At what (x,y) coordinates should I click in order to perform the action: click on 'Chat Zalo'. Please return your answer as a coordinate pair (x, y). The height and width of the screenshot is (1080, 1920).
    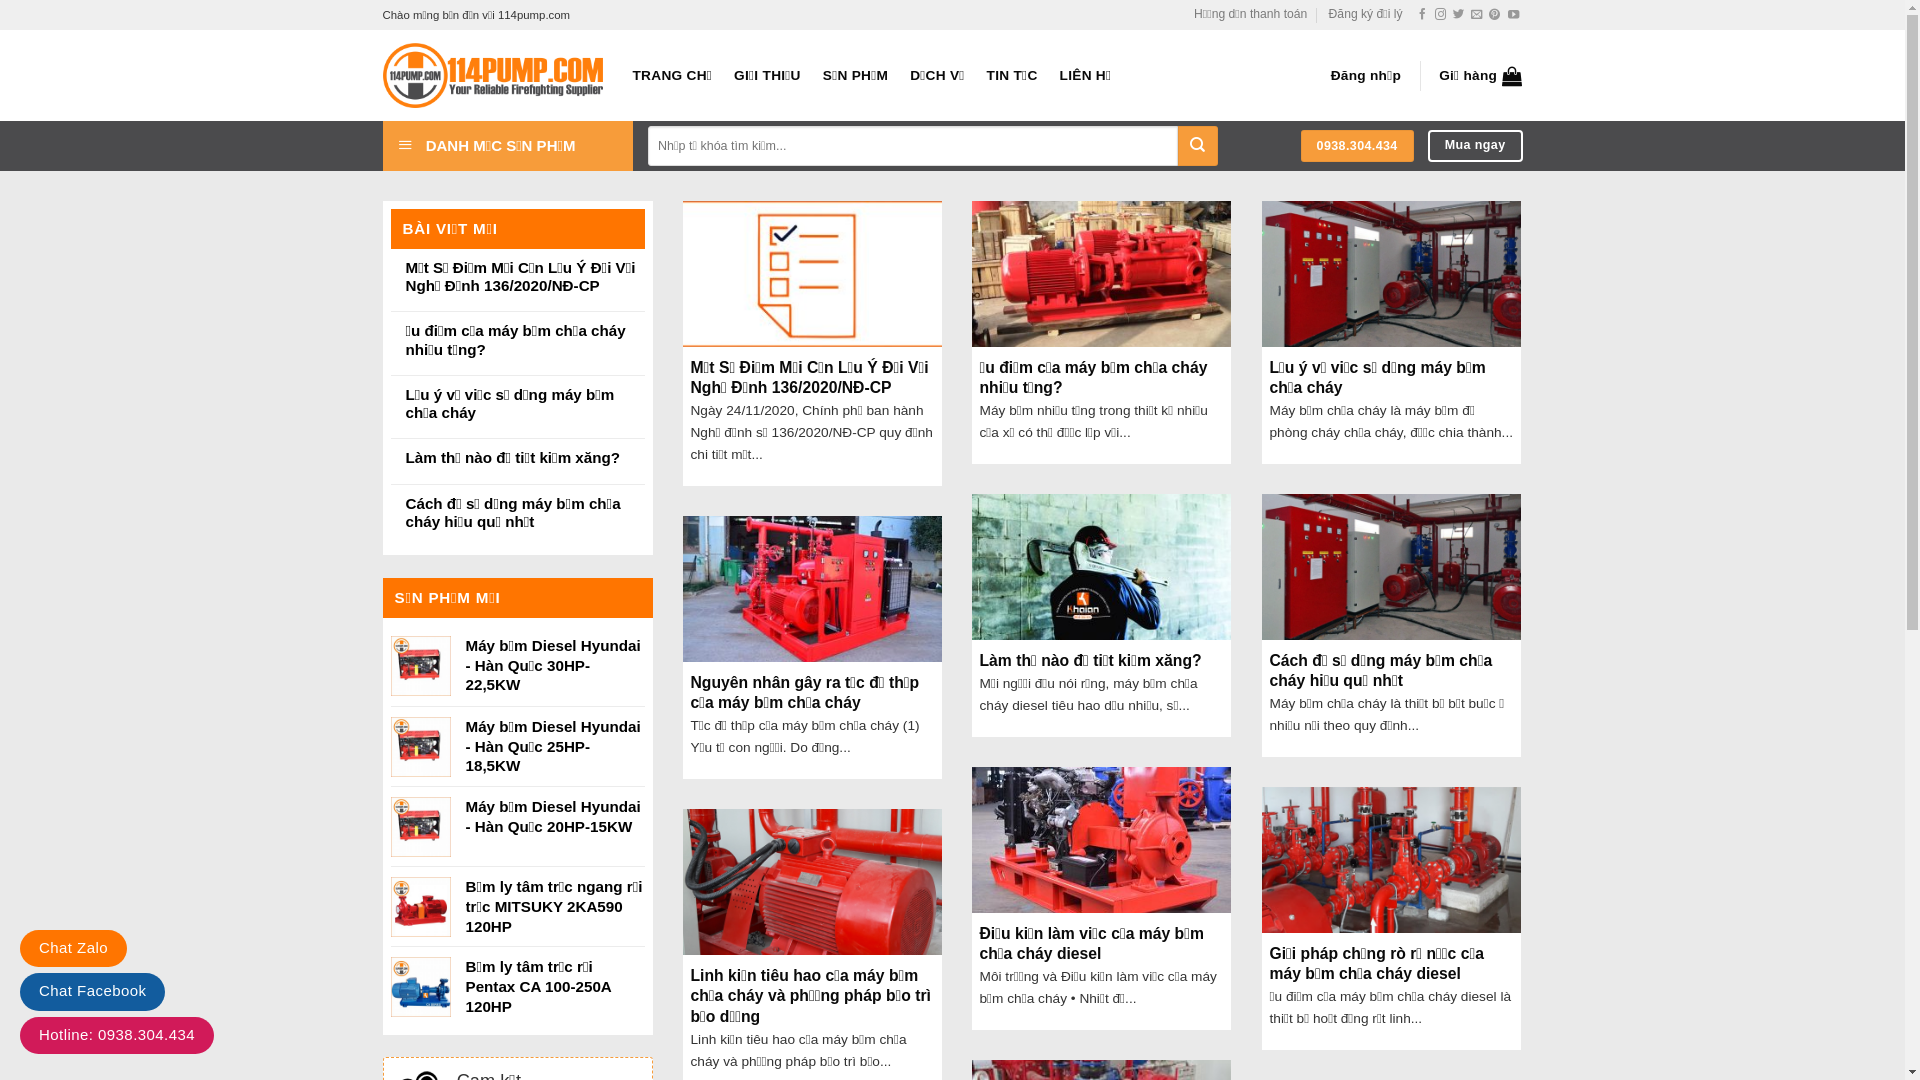
    Looking at the image, I should click on (73, 946).